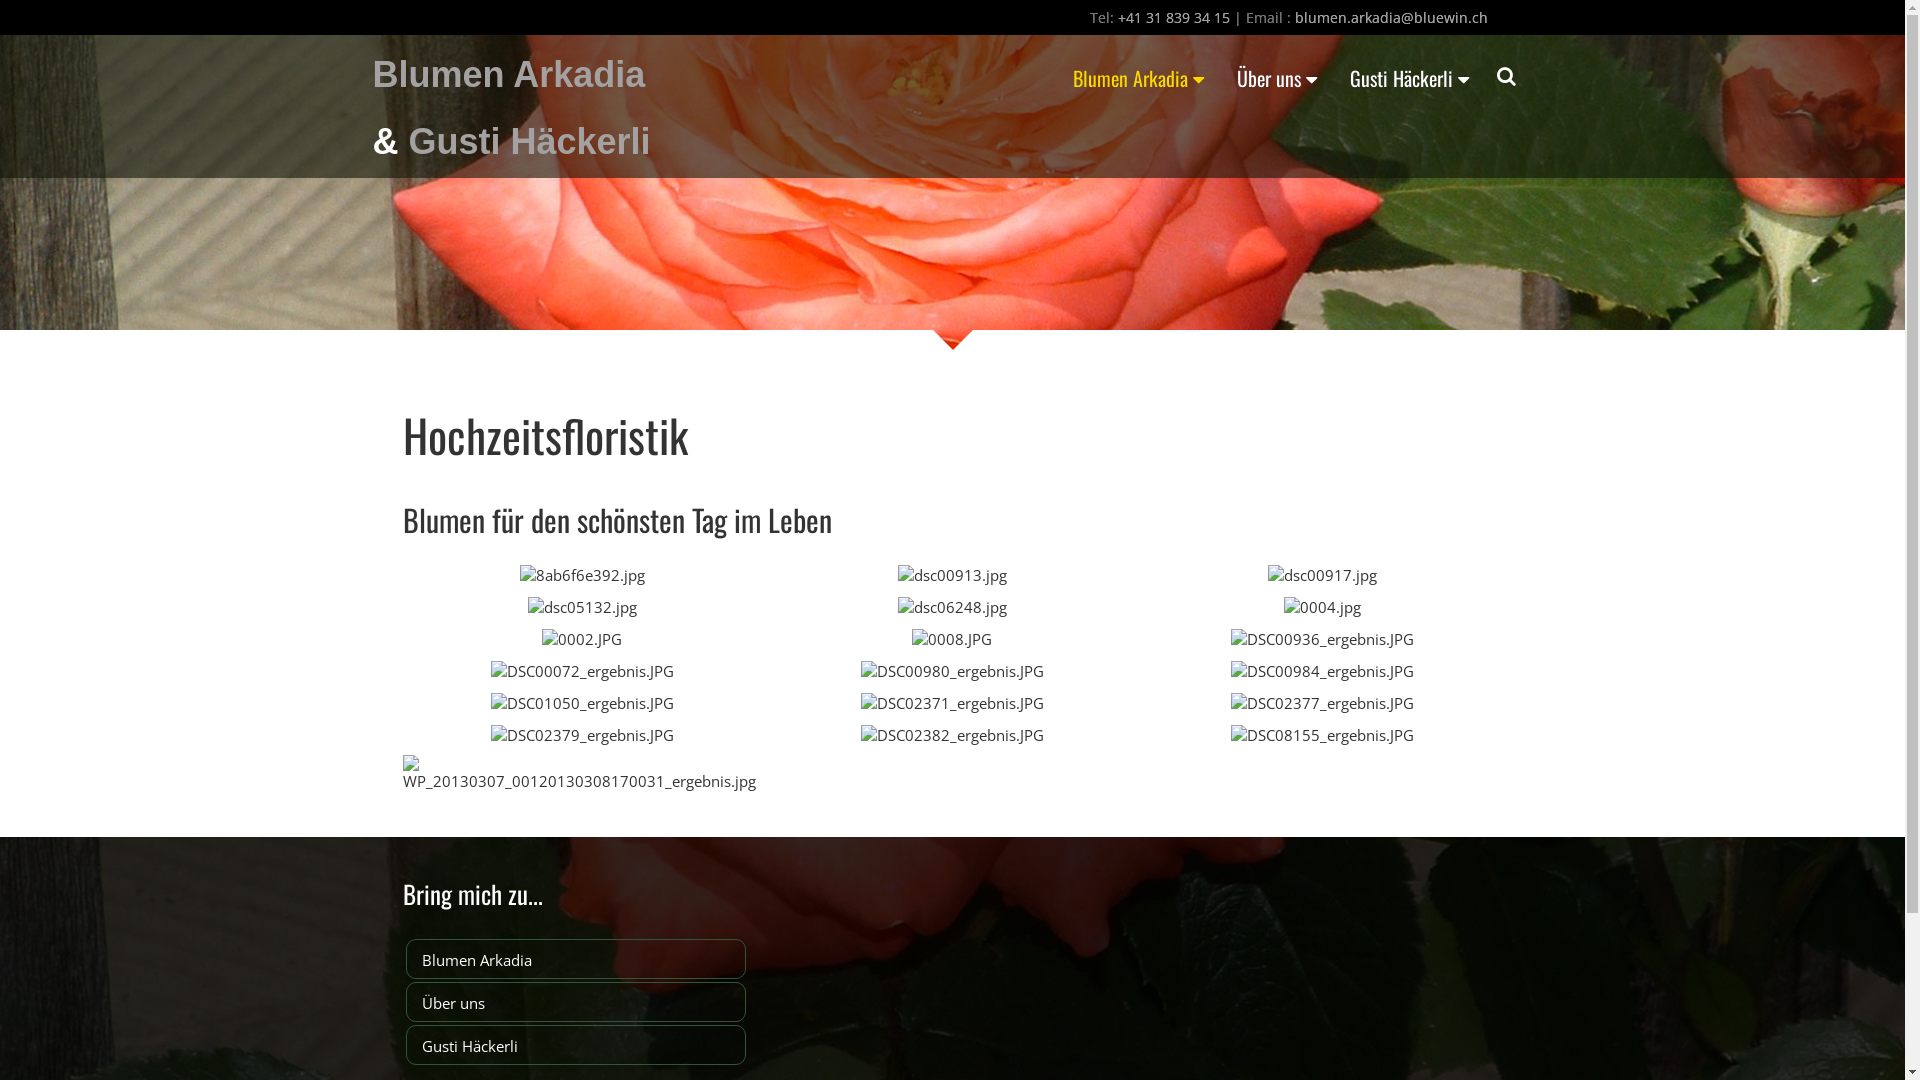  Describe the element at coordinates (1389, 17) in the screenshot. I see `'blumen.arkadia@bluewin.ch'` at that location.